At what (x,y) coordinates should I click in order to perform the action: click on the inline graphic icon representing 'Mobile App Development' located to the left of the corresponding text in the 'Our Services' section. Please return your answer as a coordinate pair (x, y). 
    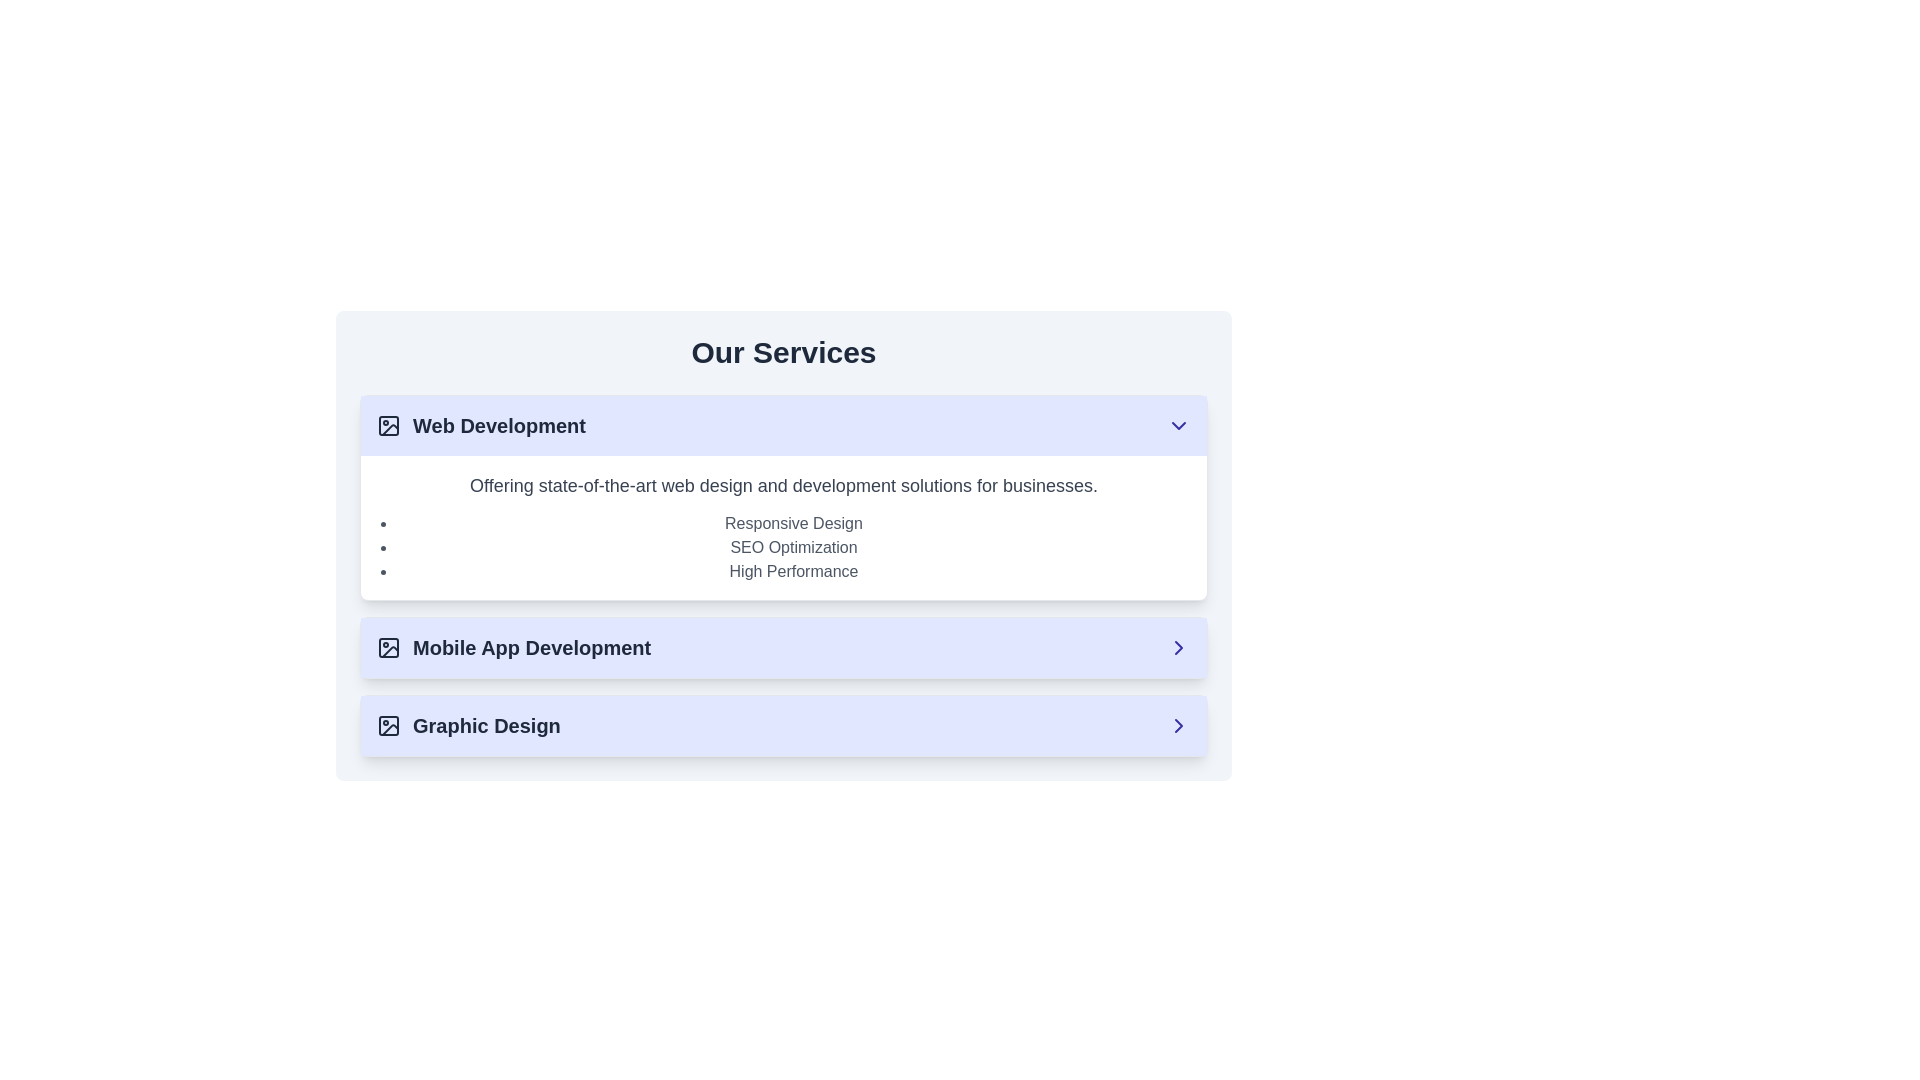
    Looking at the image, I should click on (388, 648).